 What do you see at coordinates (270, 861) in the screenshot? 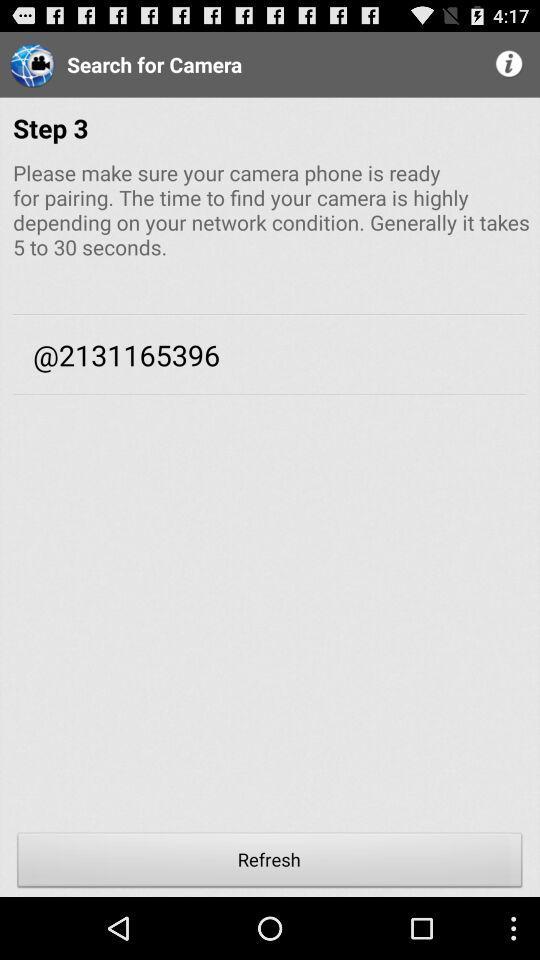
I see `icon at the bottom` at bounding box center [270, 861].